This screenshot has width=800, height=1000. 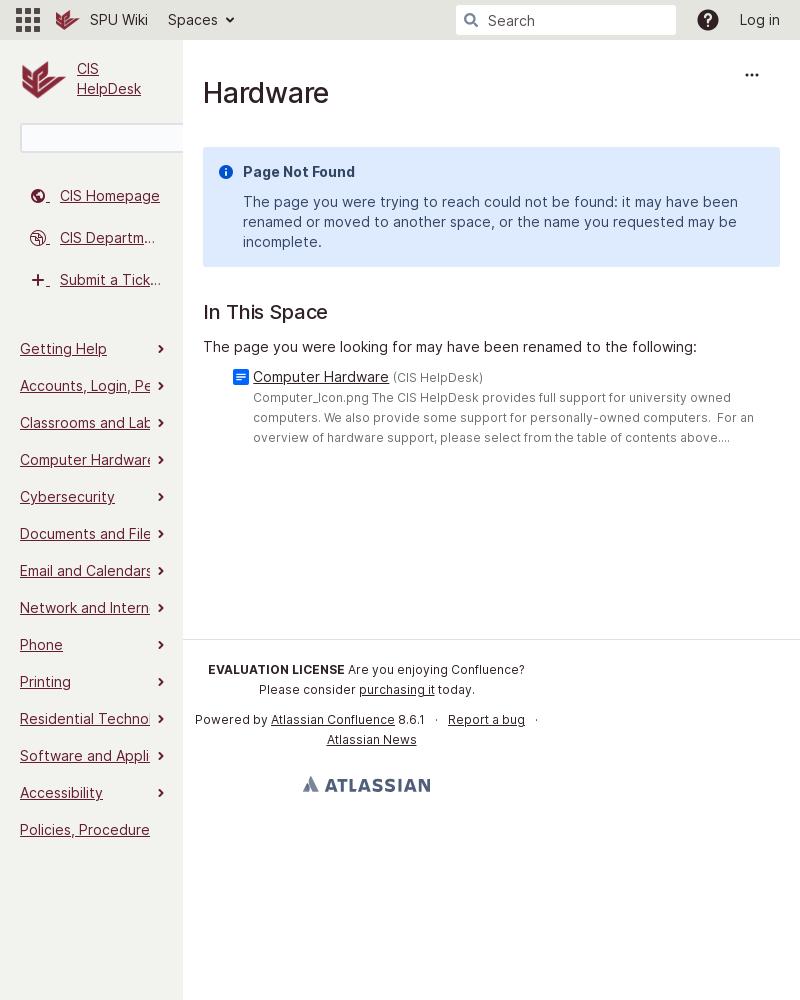 What do you see at coordinates (449, 345) in the screenshot?
I see `'The page you were looking for may have been renamed to the following:'` at bounding box center [449, 345].